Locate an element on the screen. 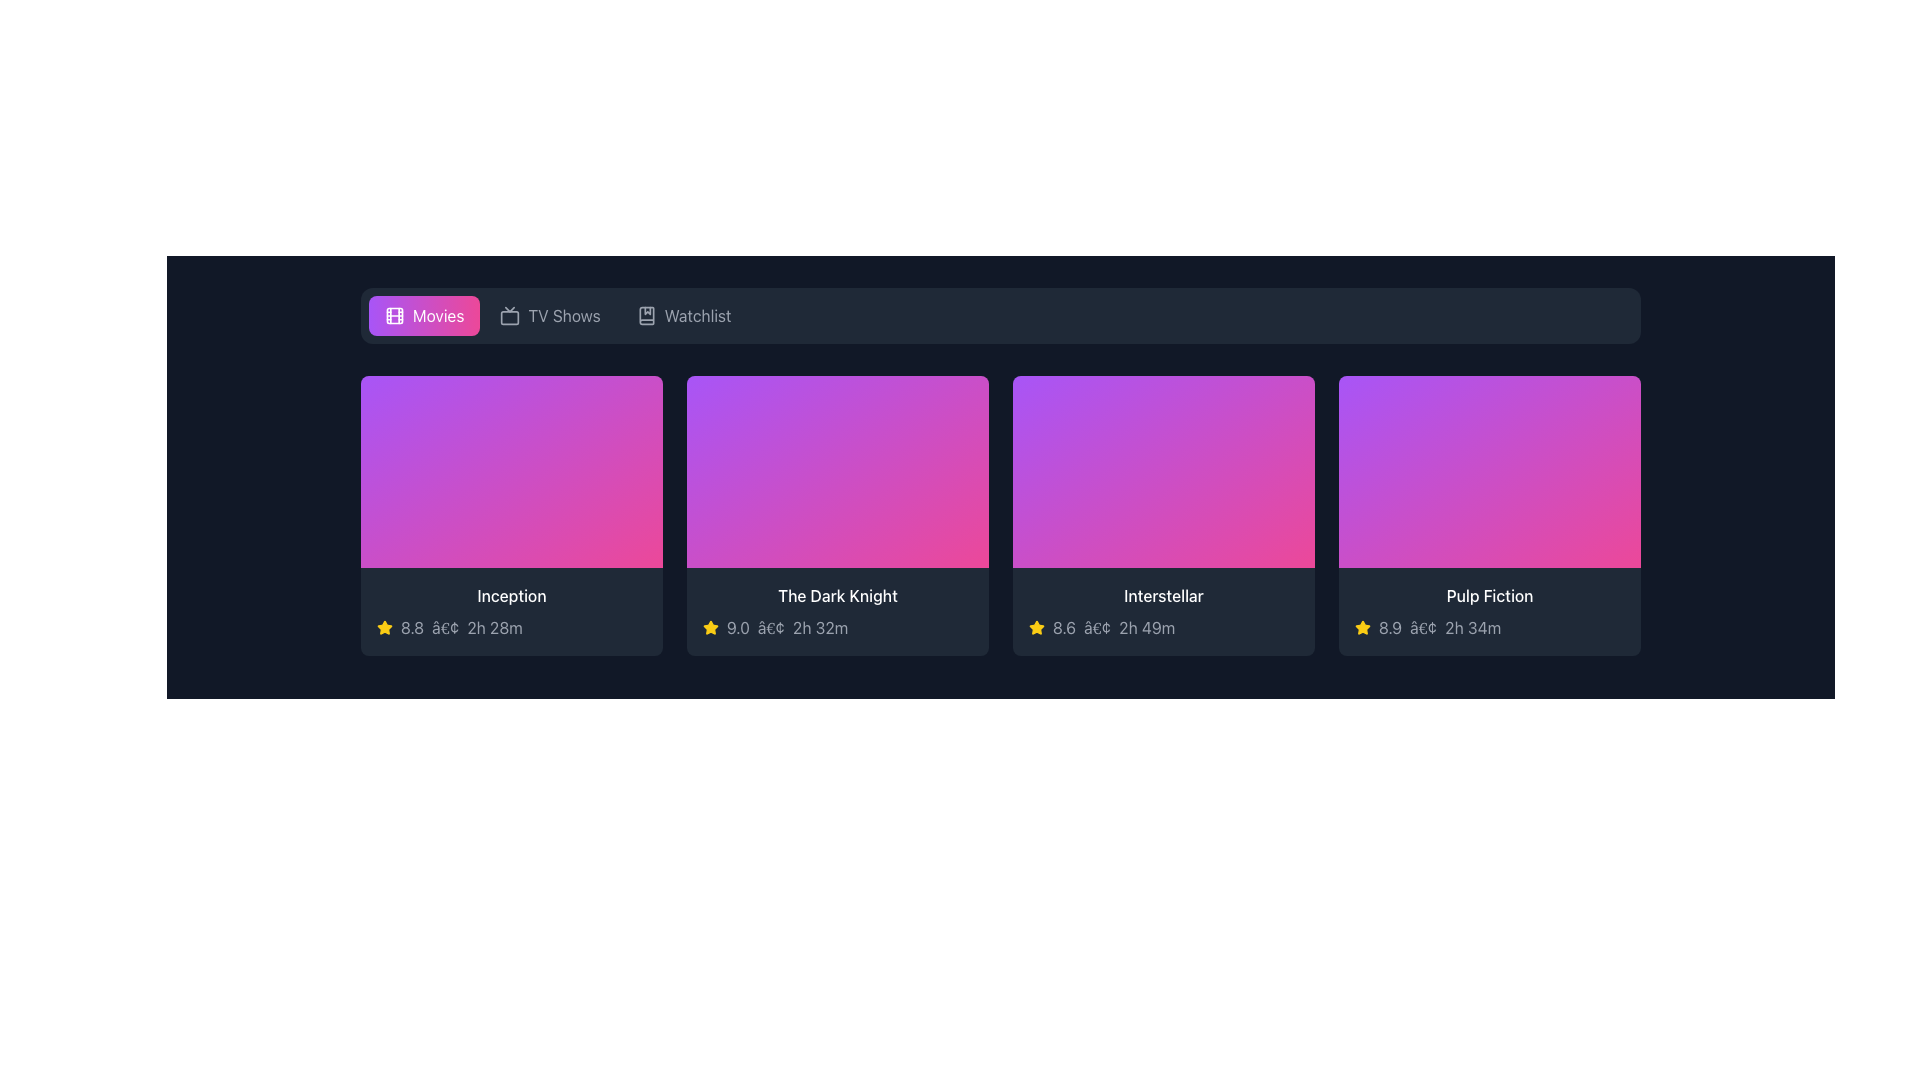  text label displaying 'Interstellar', which is a title in a clean sans-serif font with white color on a dark blue background, positioned above the rating and duration information within the movie information card is located at coordinates (1163, 595).